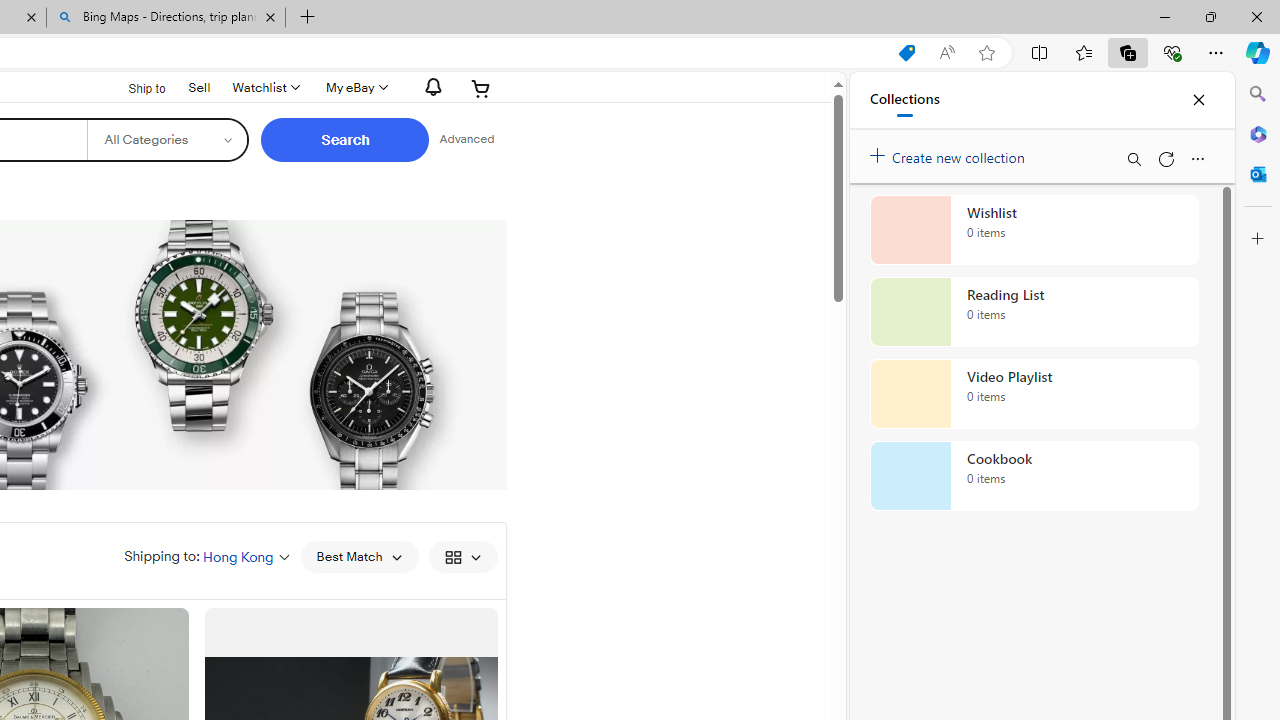 Image resolution: width=1280 pixels, height=720 pixels. What do you see at coordinates (1034, 394) in the screenshot?
I see `'Video Playlist collection, 0 items'` at bounding box center [1034, 394].